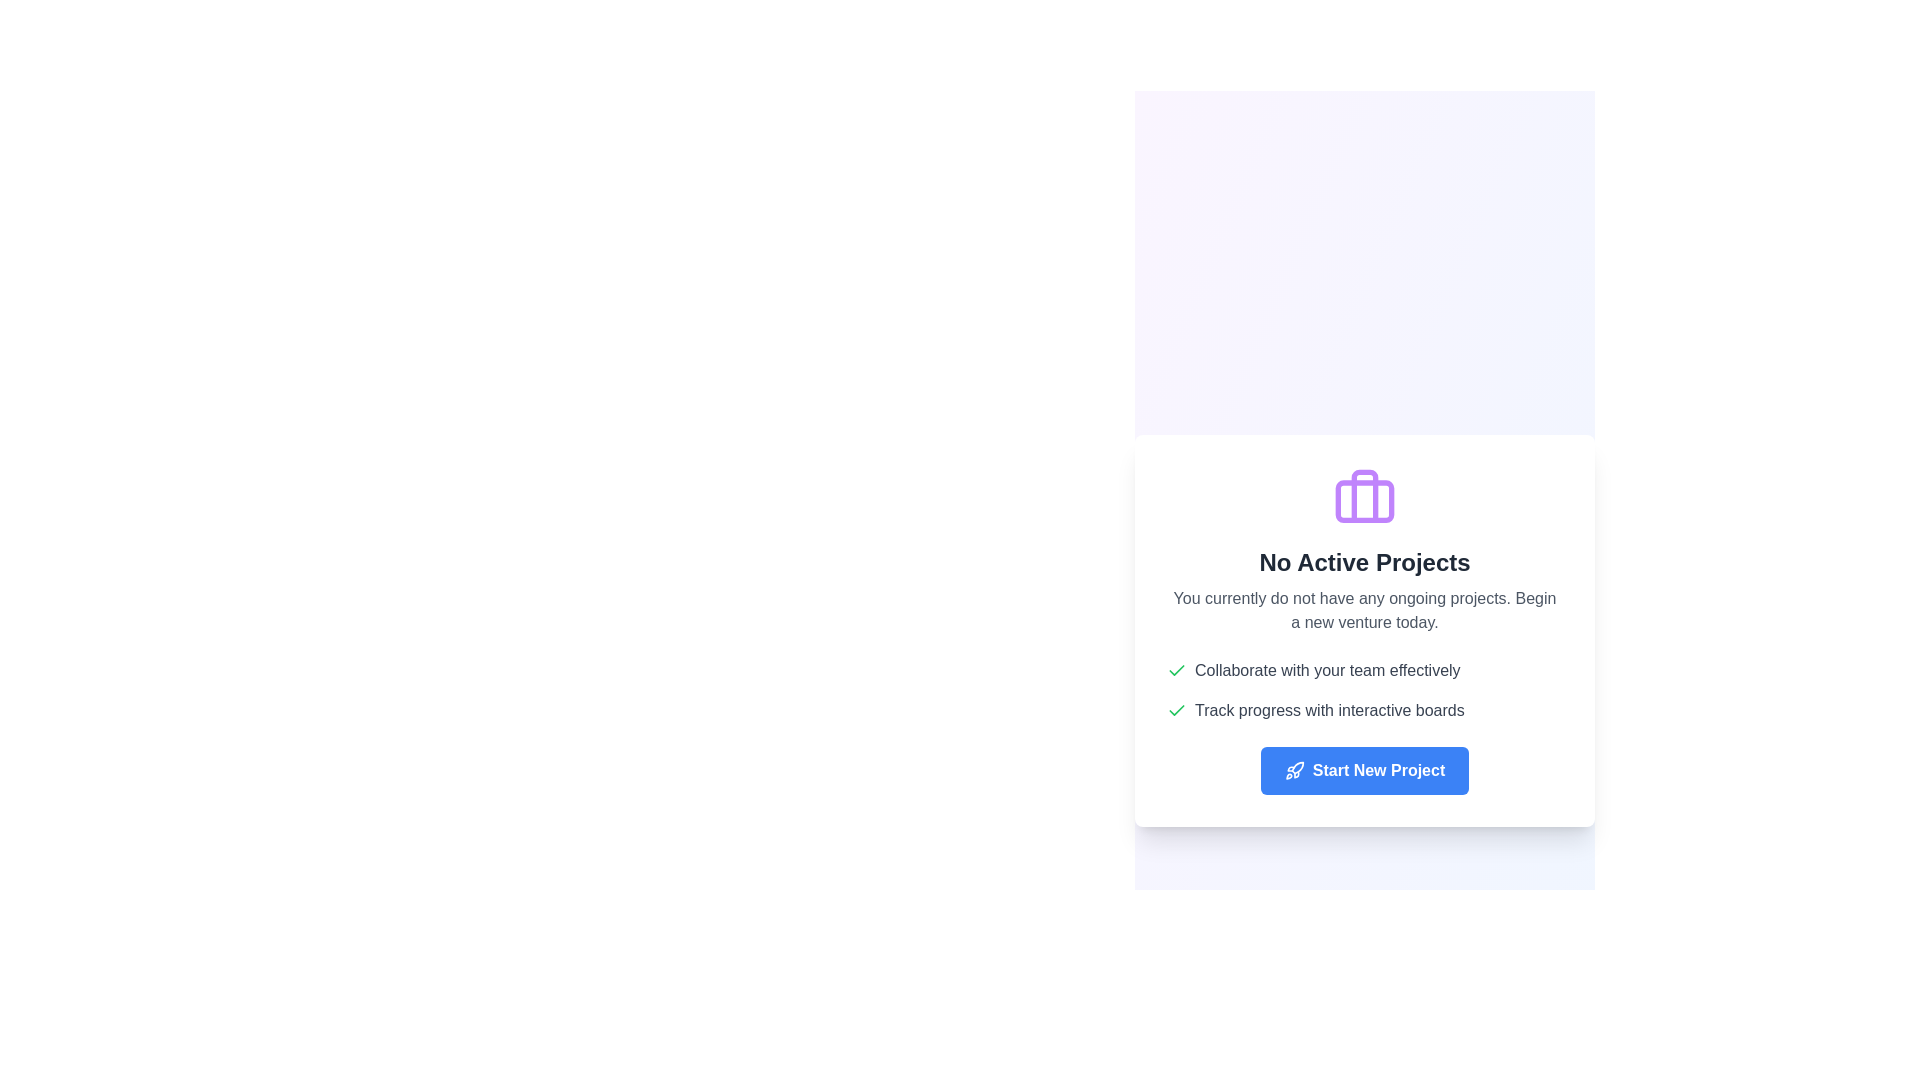 This screenshot has width=1920, height=1080. I want to click on the Text with Icon element that suggests collaboration with a team, located above the 'Track progress with interactive boards' text, so click(1363, 671).